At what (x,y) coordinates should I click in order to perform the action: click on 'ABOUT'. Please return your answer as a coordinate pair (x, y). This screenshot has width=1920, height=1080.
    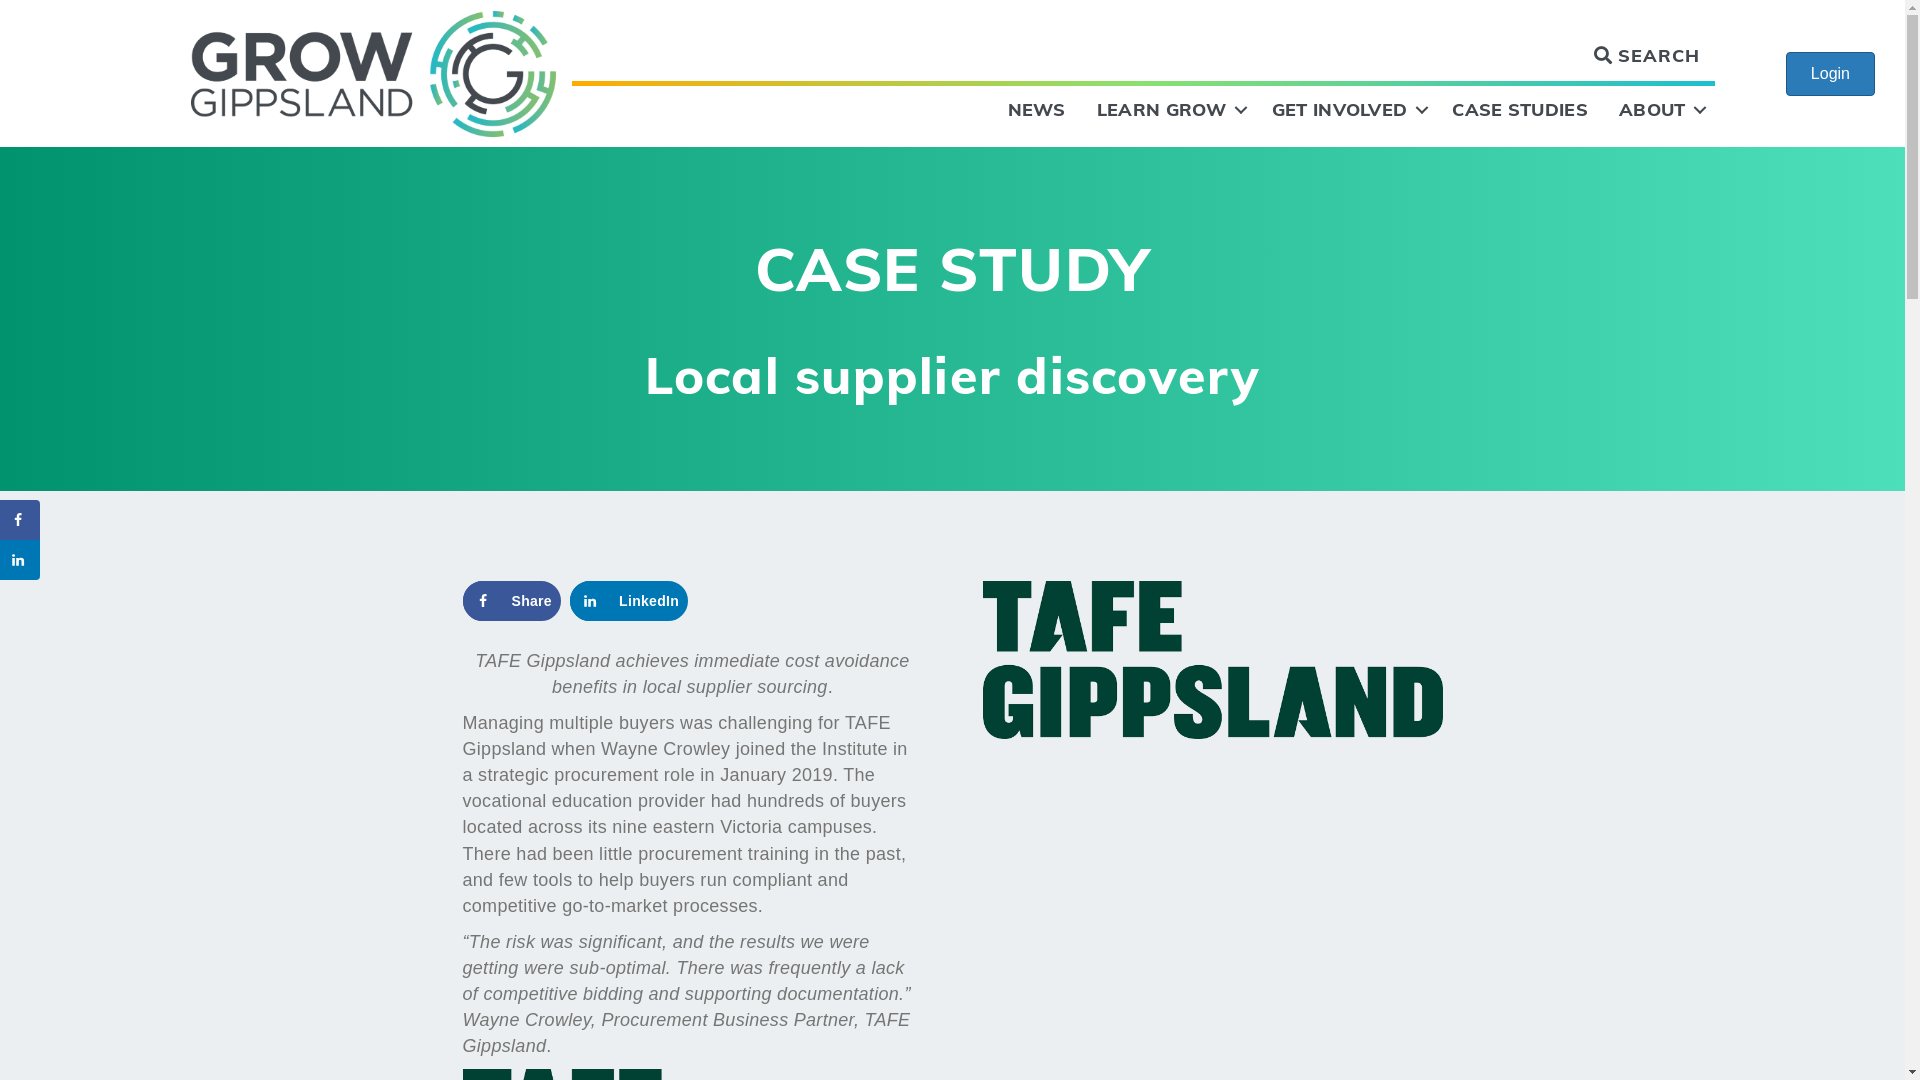
    Looking at the image, I should click on (1659, 110).